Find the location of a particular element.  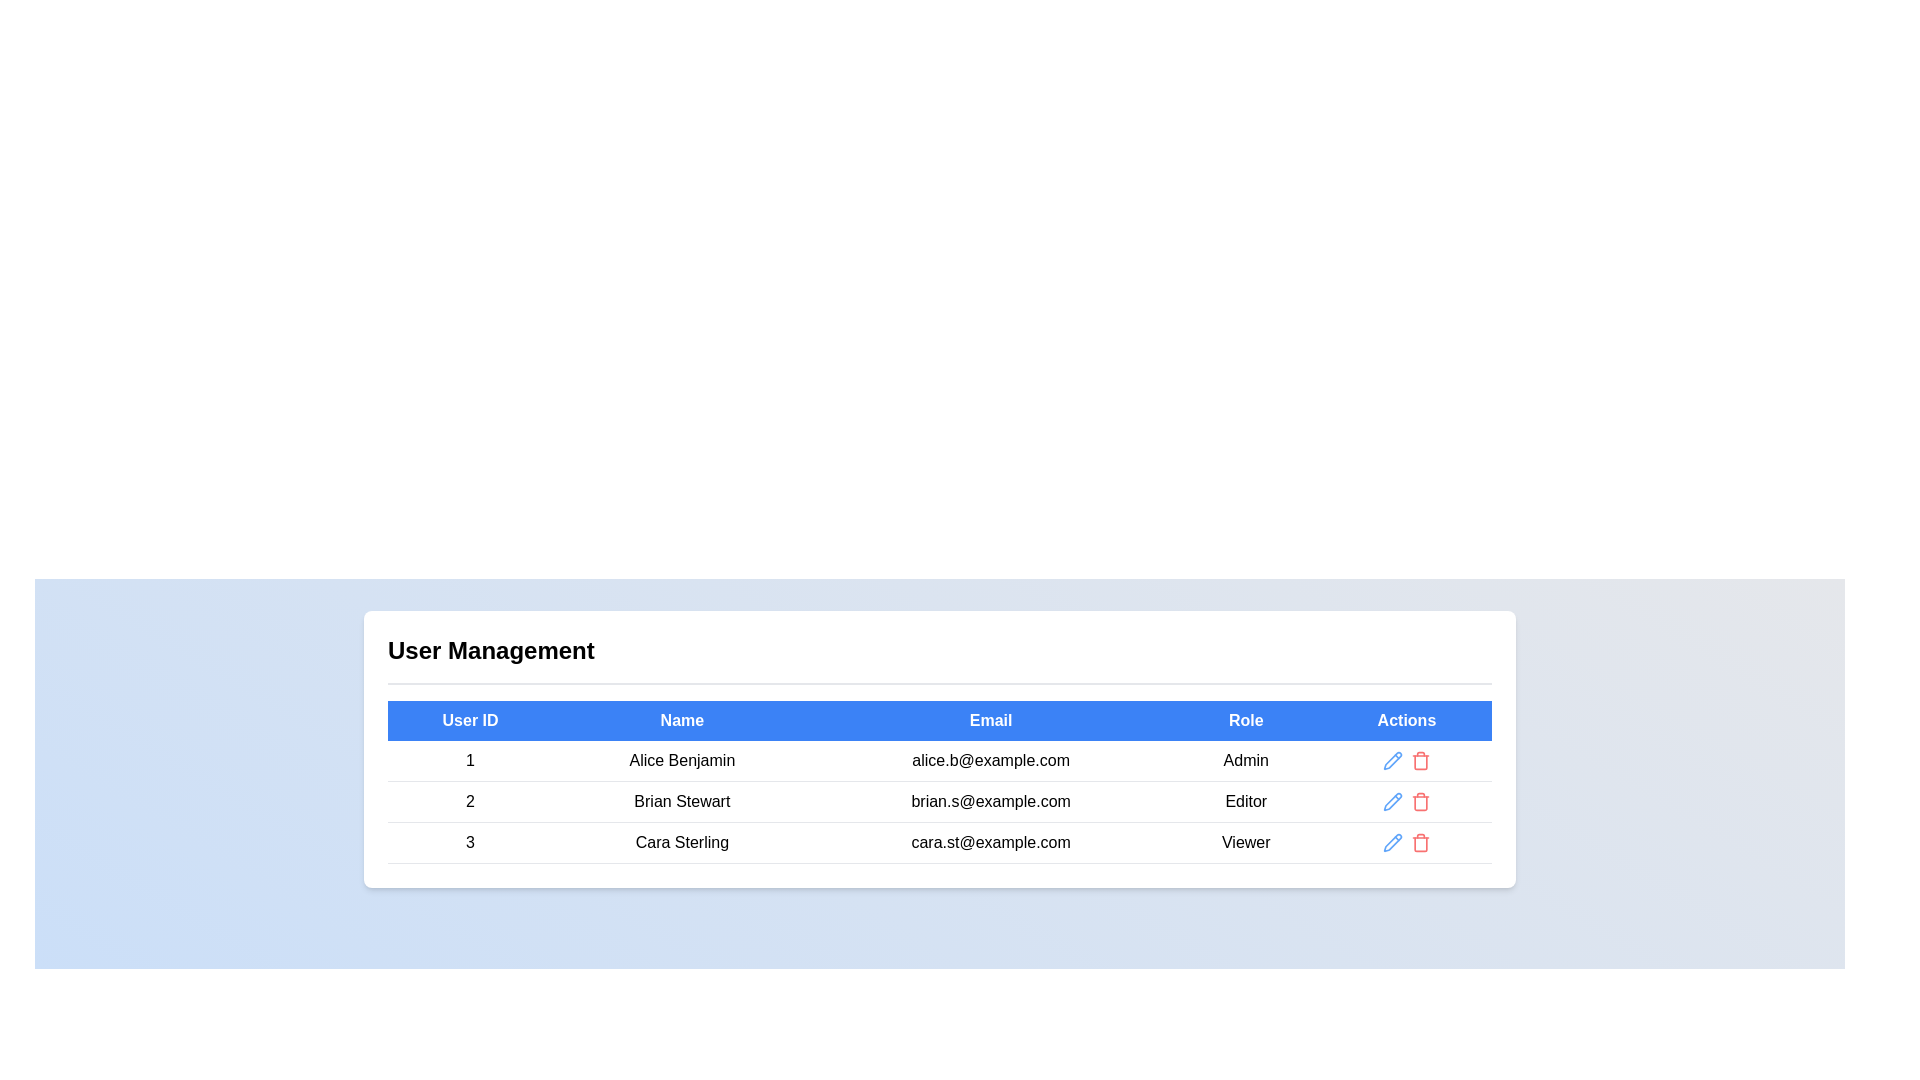

user details displayed in the last row of the table, which includes the user's ID, name, email, and role, as well as action buttons for editing or deleting the user's information is located at coordinates (939, 843).